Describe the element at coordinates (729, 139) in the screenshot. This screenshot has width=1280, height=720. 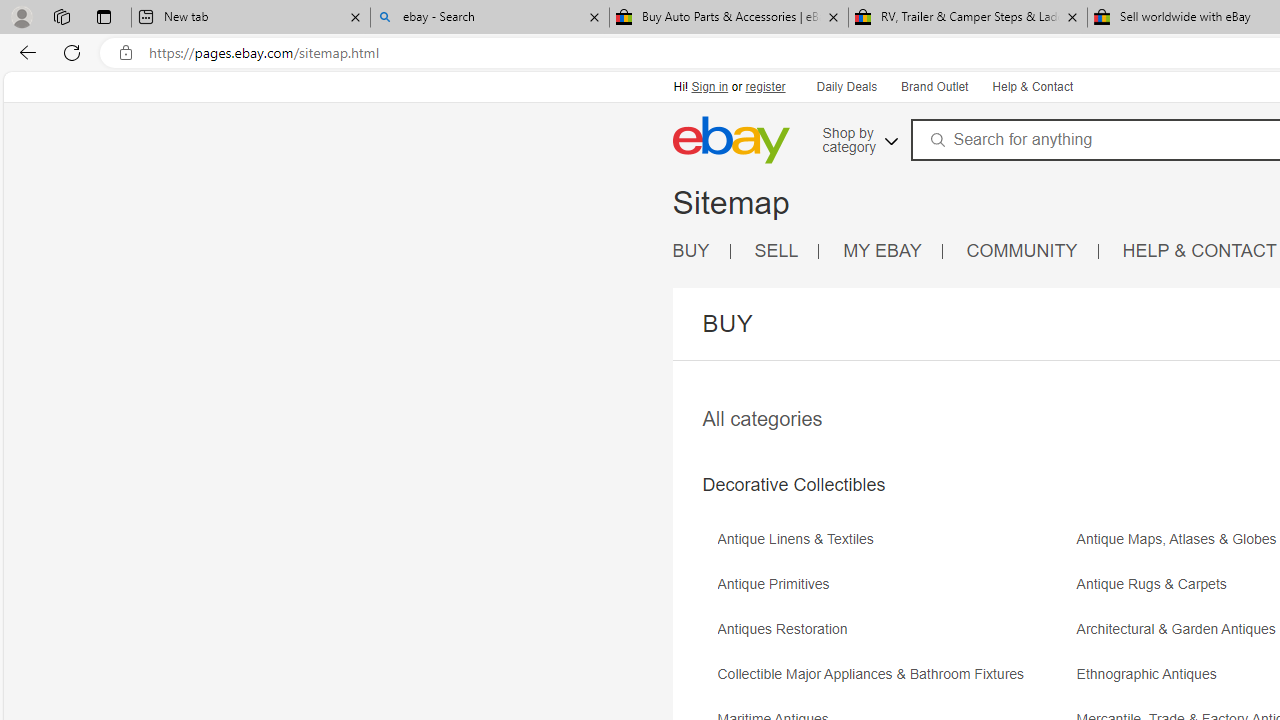
I see `'eBay Logo'` at that location.